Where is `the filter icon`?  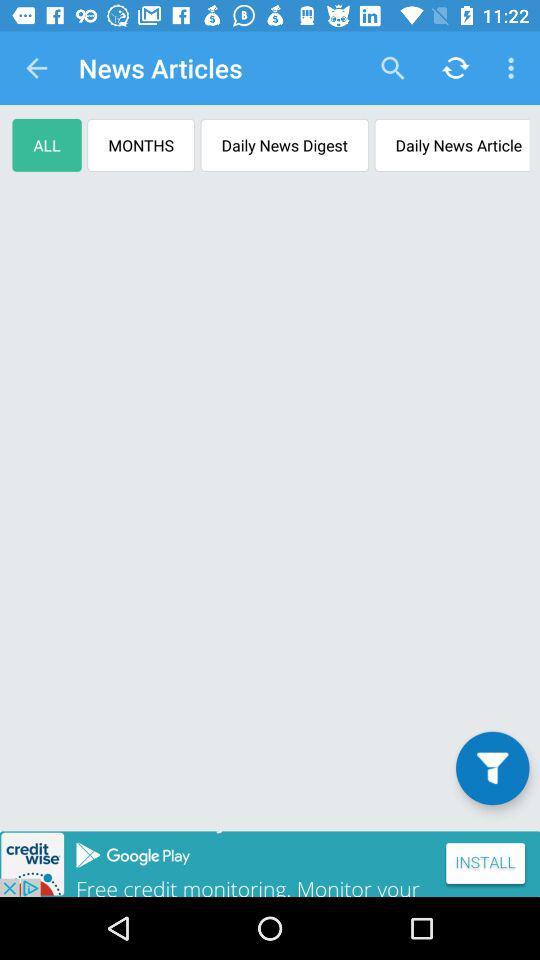
the filter icon is located at coordinates (491, 767).